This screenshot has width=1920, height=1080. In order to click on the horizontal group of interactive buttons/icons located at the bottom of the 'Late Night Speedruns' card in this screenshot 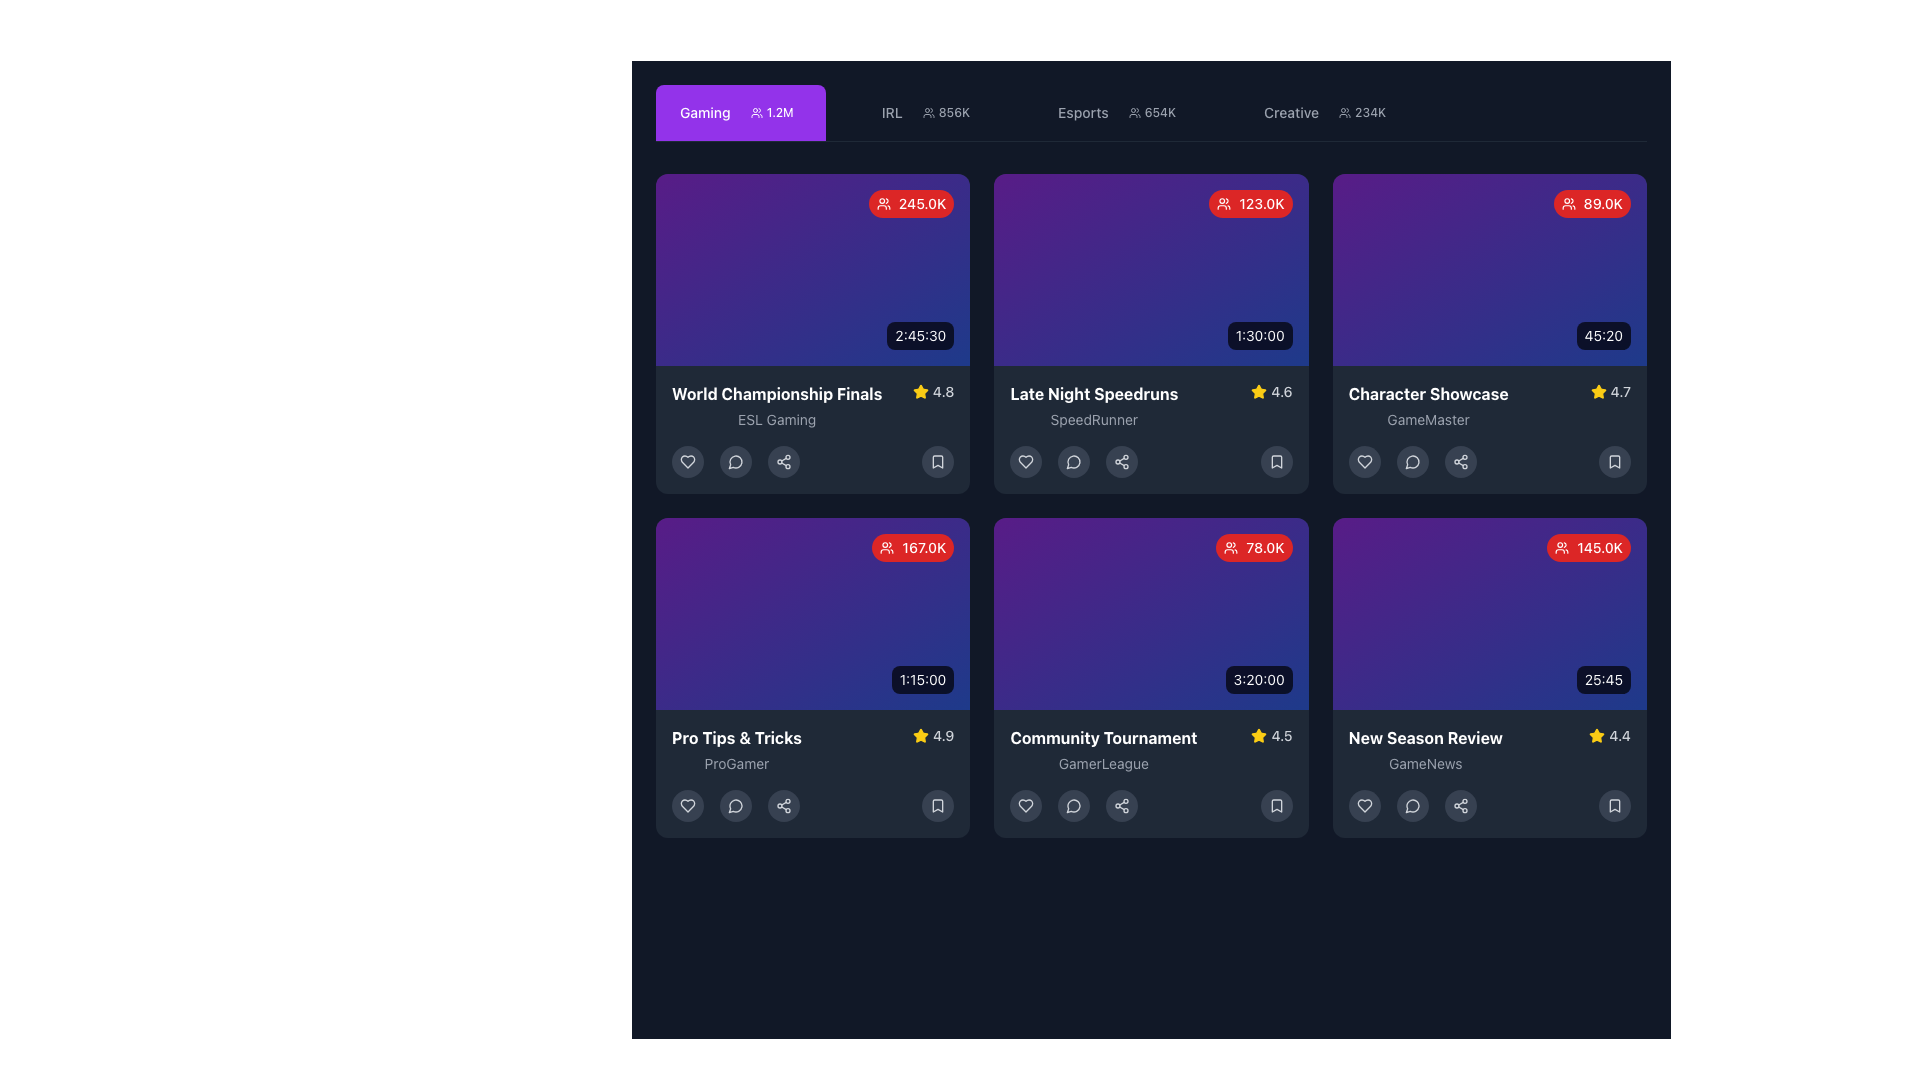, I will do `click(1151, 462)`.